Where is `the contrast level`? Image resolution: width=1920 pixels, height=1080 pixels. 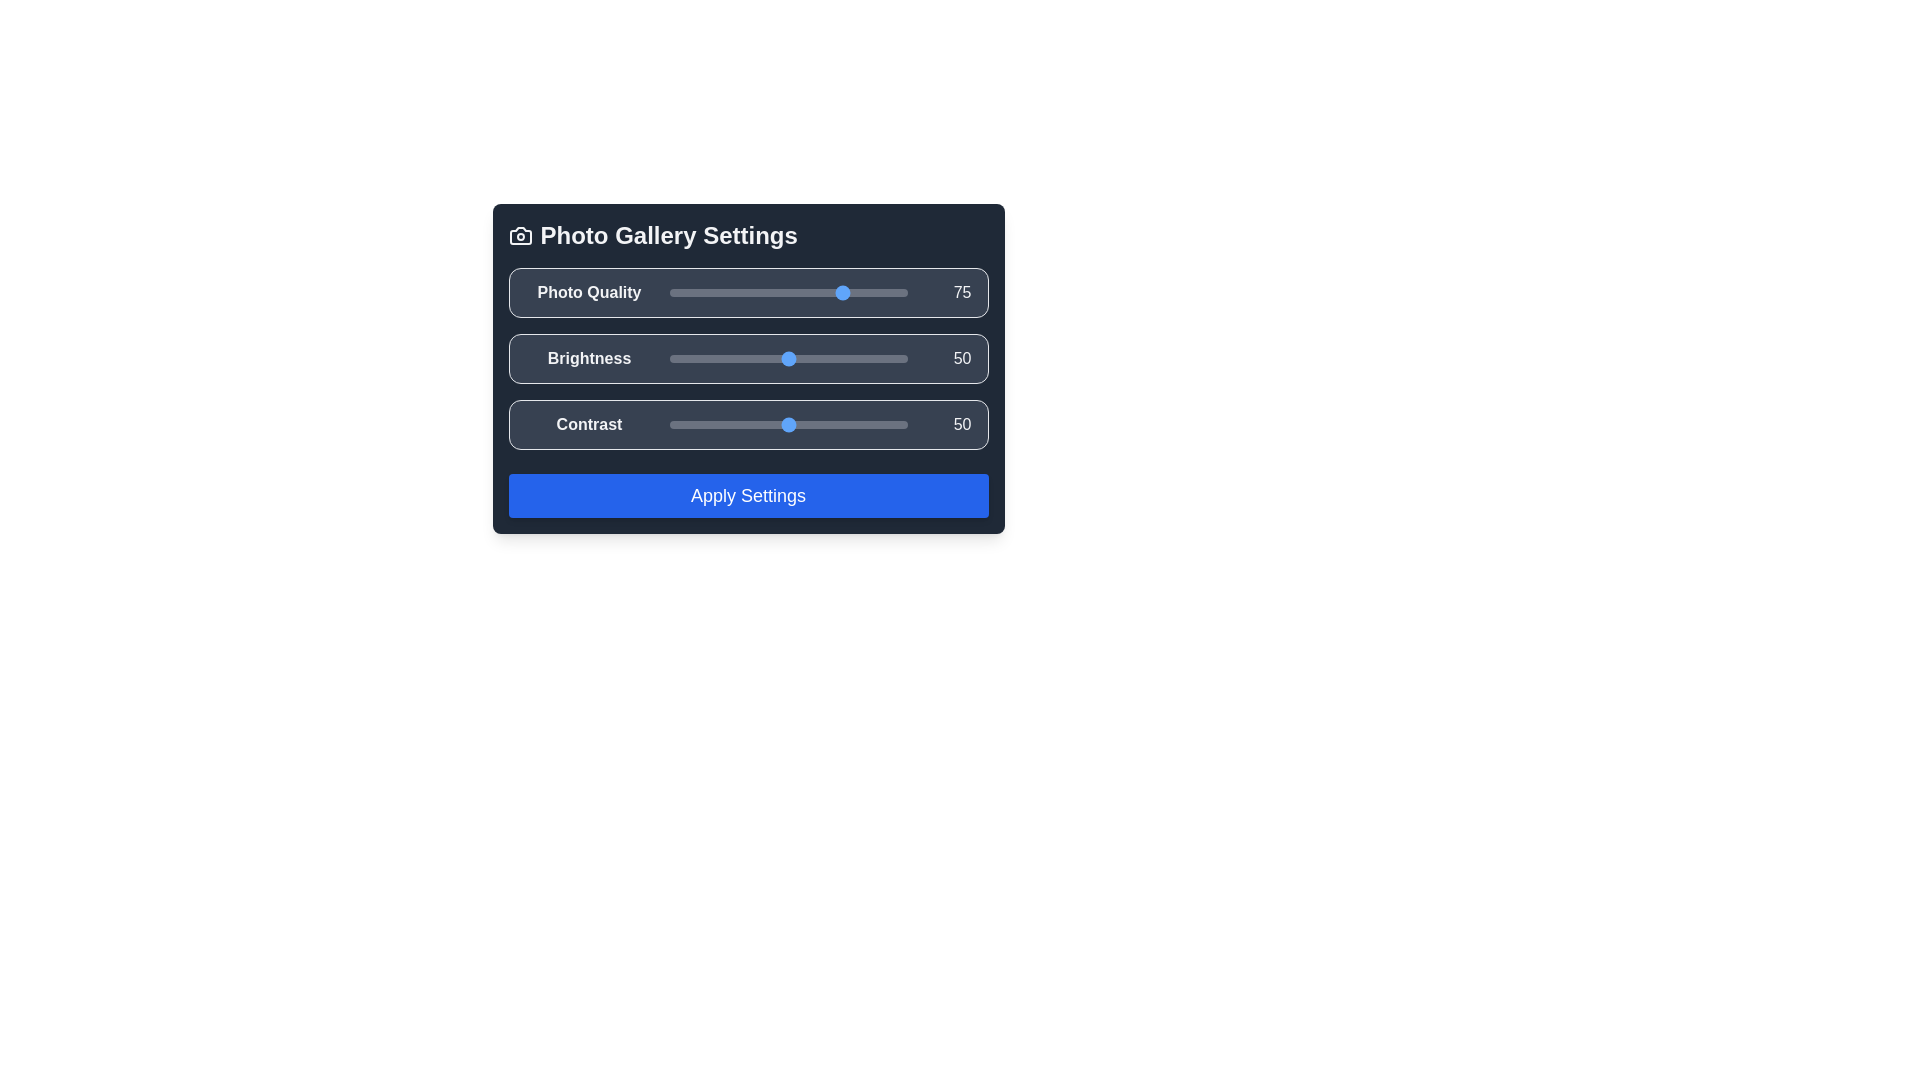 the contrast level is located at coordinates (812, 423).